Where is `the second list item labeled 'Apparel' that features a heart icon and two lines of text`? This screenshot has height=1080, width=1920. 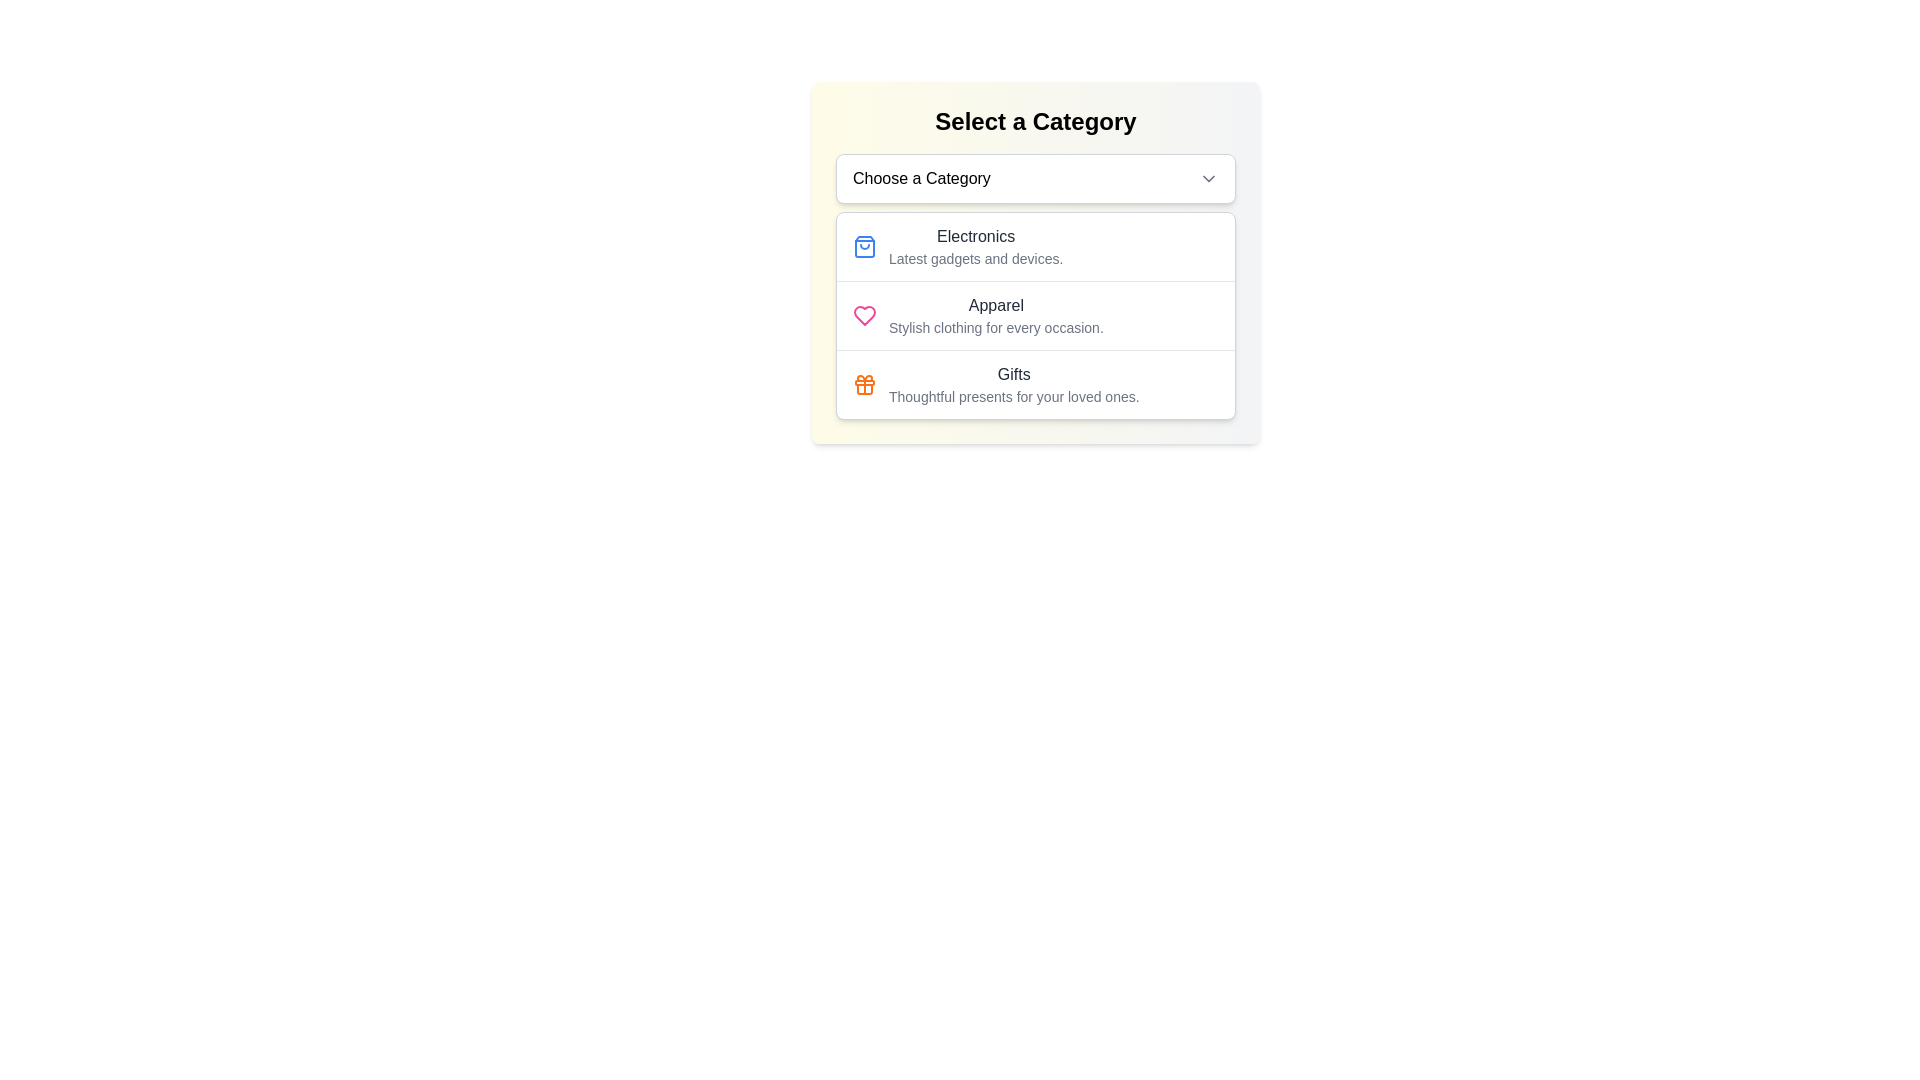
the second list item labeled 'Apparel' that features a heart icon and two lines of text is located at coordinates (1036, 315).